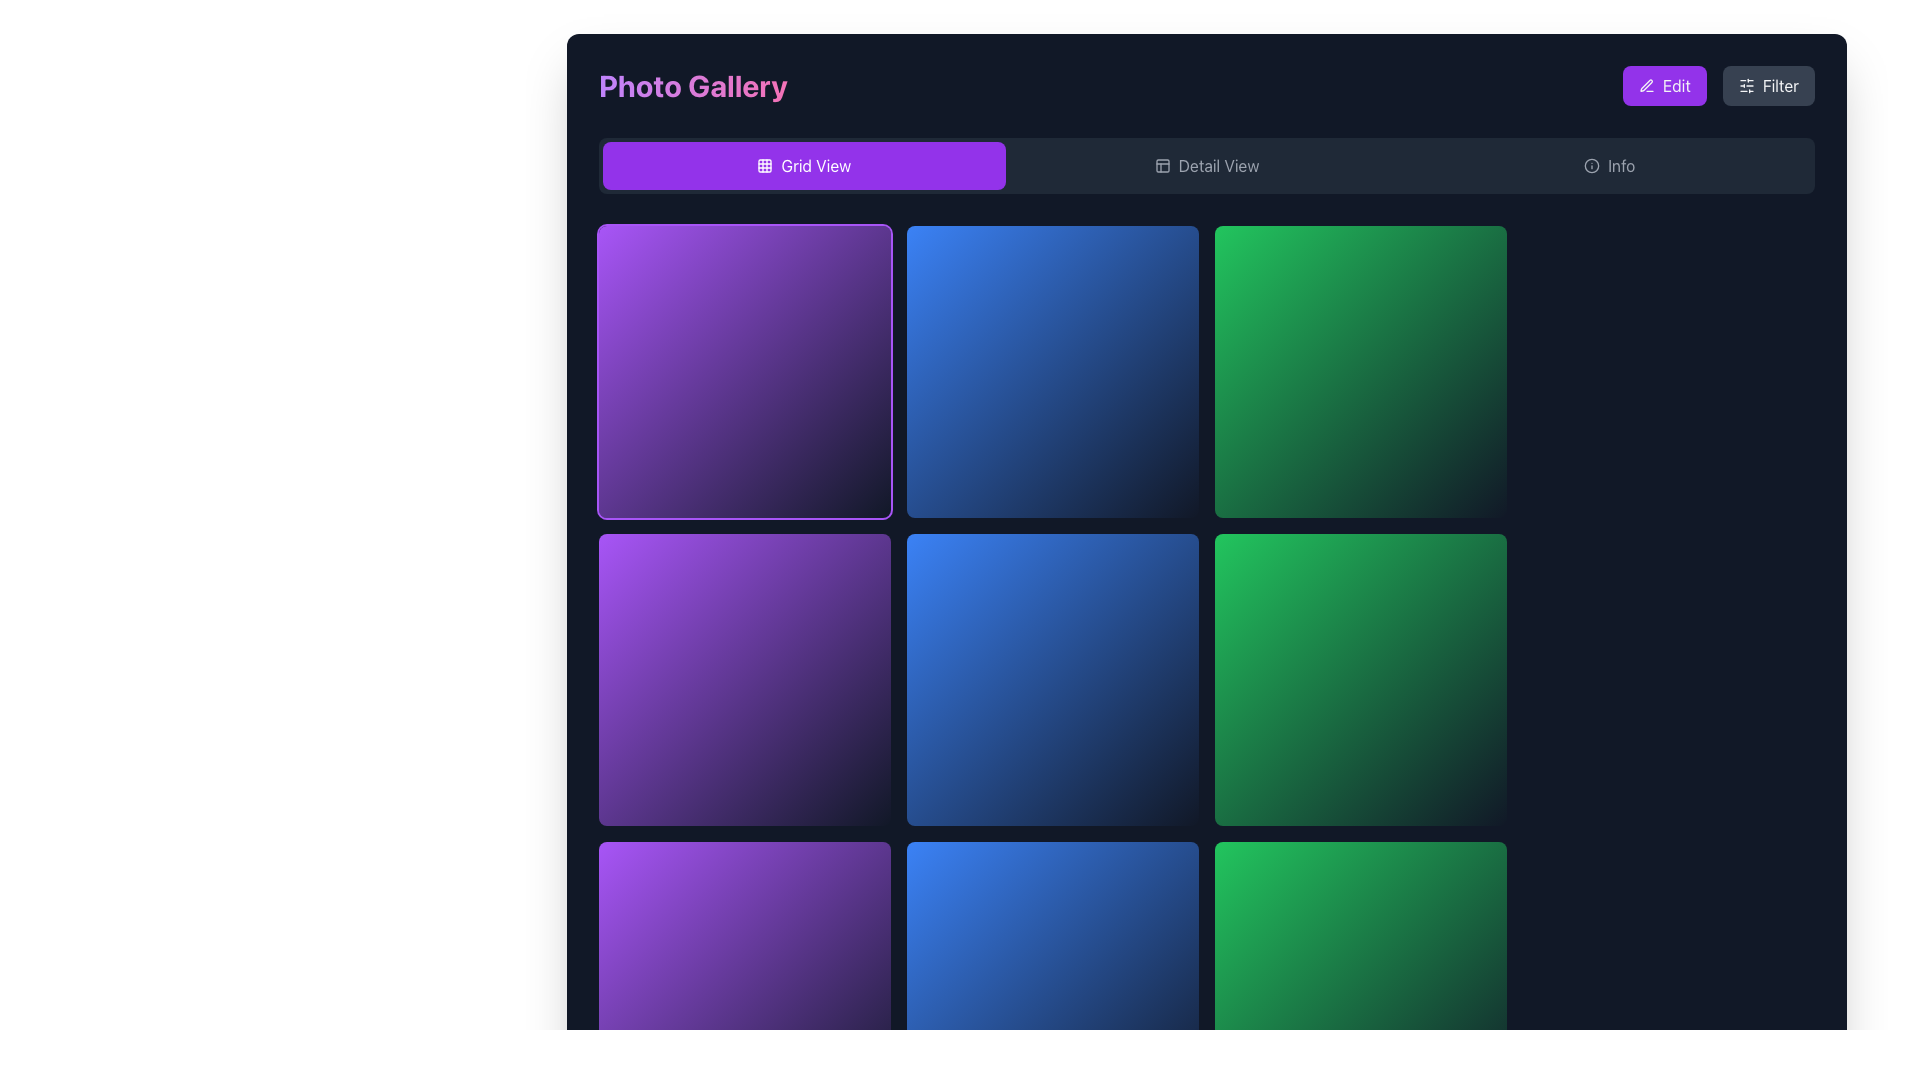 This screenshot has height=1080, width=1920. What do you see at coordinates (743, 371) in the screenshot?
I see `the top-left card element in the 4-column grid layout, located immediately to the right of the 'Photo Gallery' title` at bounding box center [743, 371].